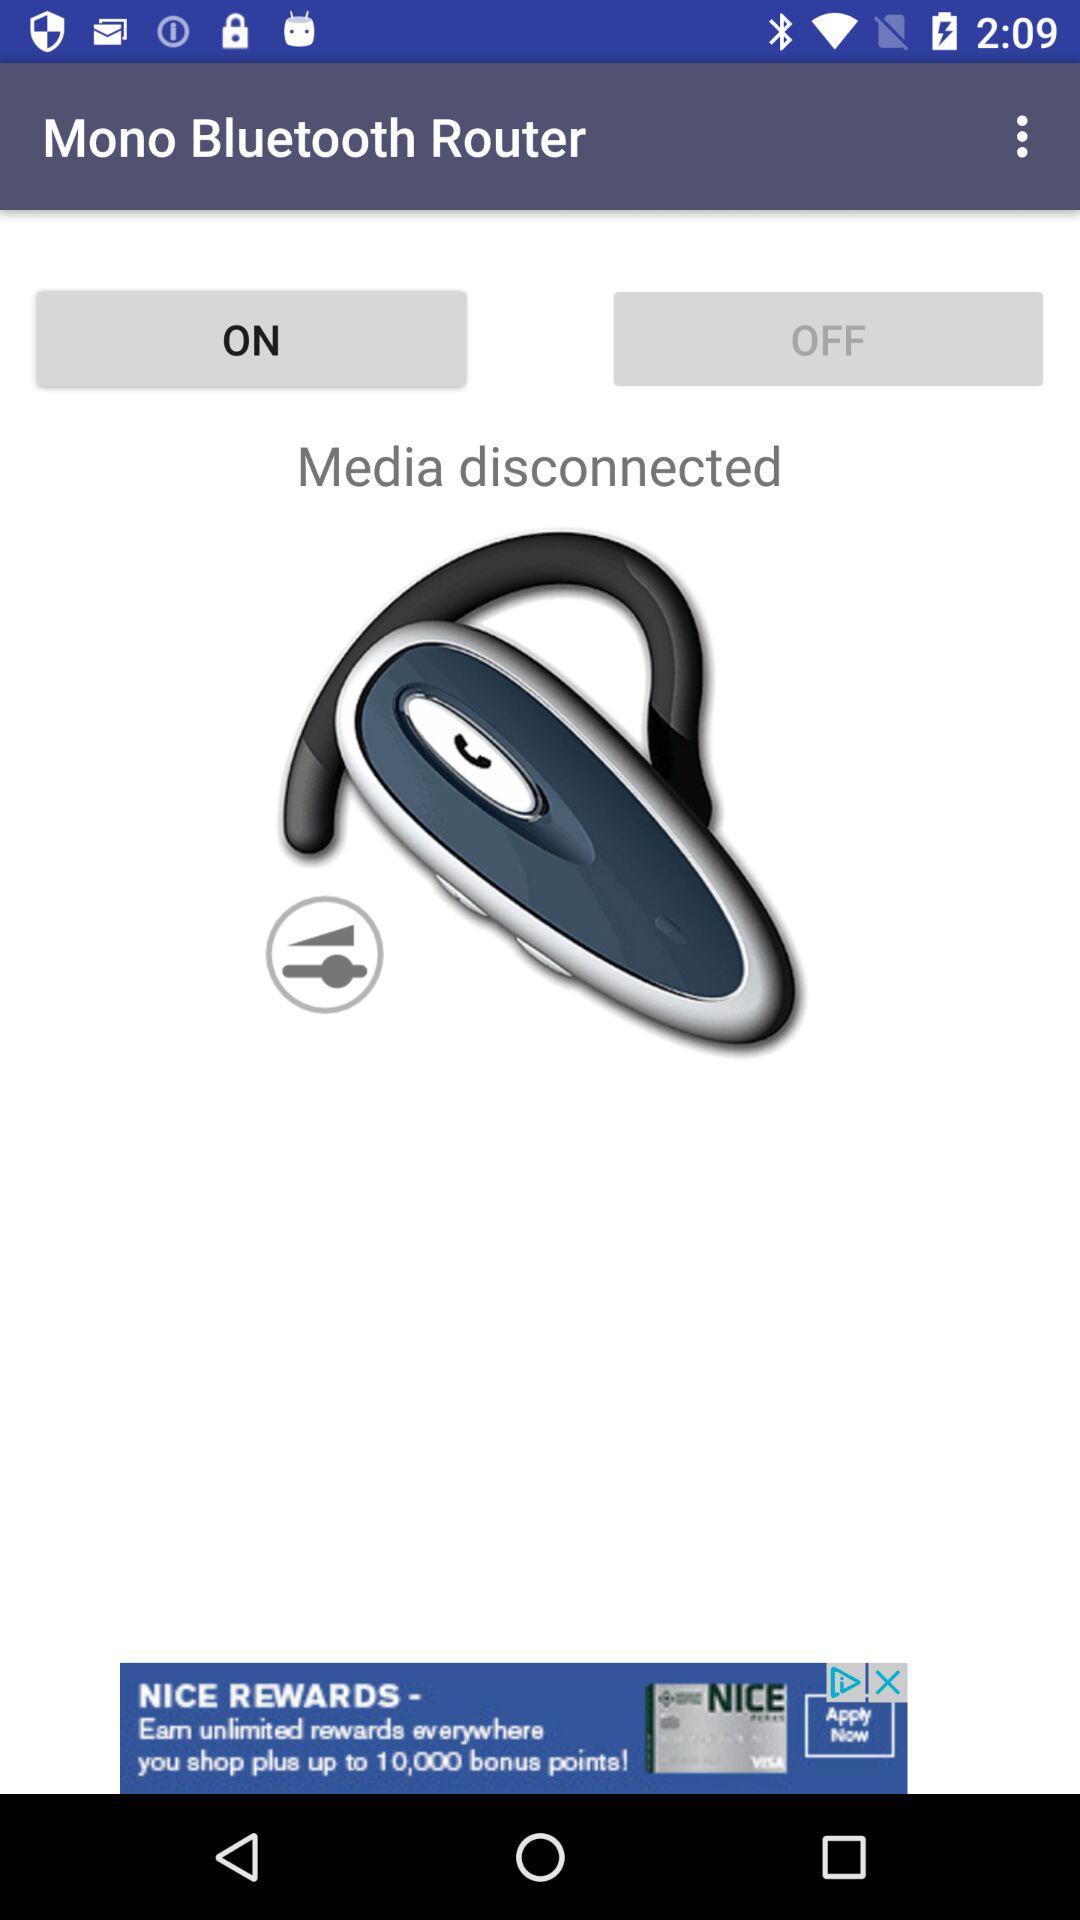 The width and height of the screenshot is (1080, 1920). What do you see at coordinates (323, 953) in the screenshot?
I see `the sliders icon` at bounding box center [323, 953].